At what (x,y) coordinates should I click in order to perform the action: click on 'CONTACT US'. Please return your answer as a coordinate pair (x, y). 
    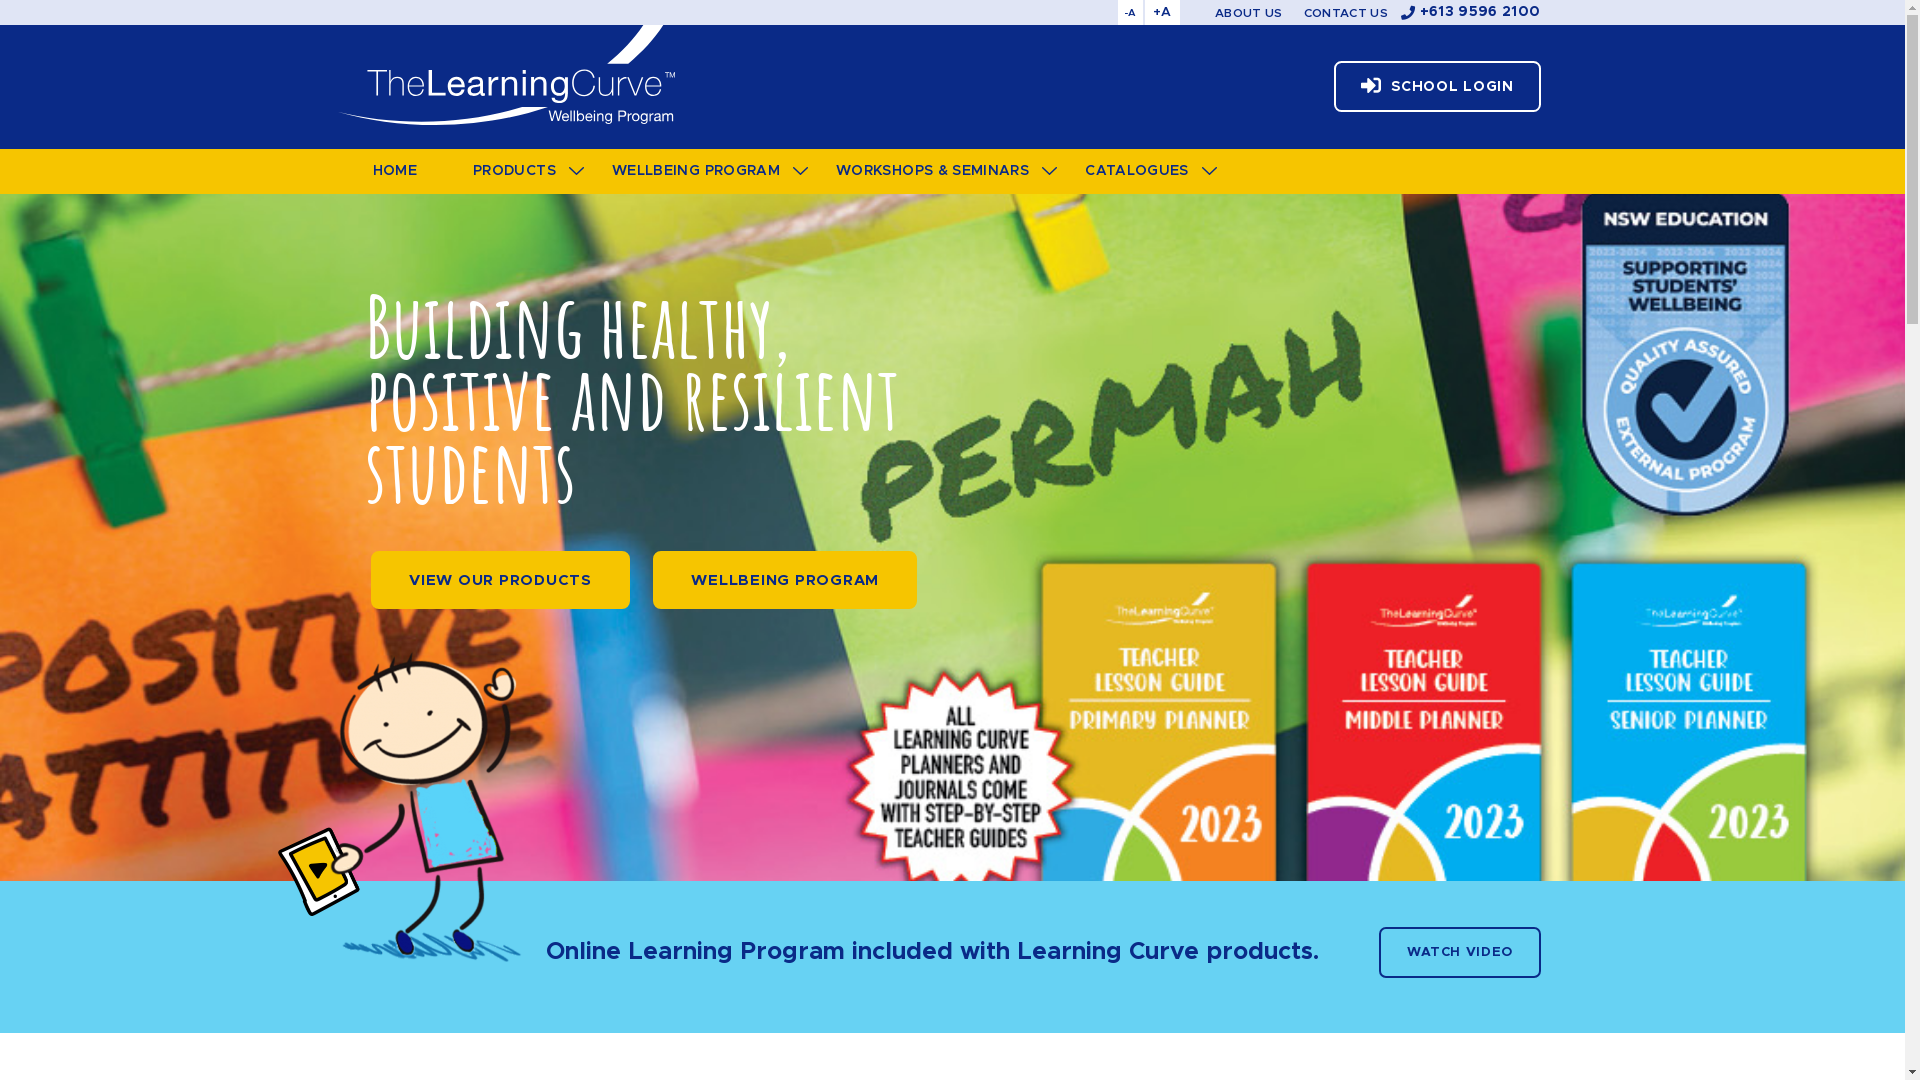
    Looking at the image, I should click on (1345, 12).